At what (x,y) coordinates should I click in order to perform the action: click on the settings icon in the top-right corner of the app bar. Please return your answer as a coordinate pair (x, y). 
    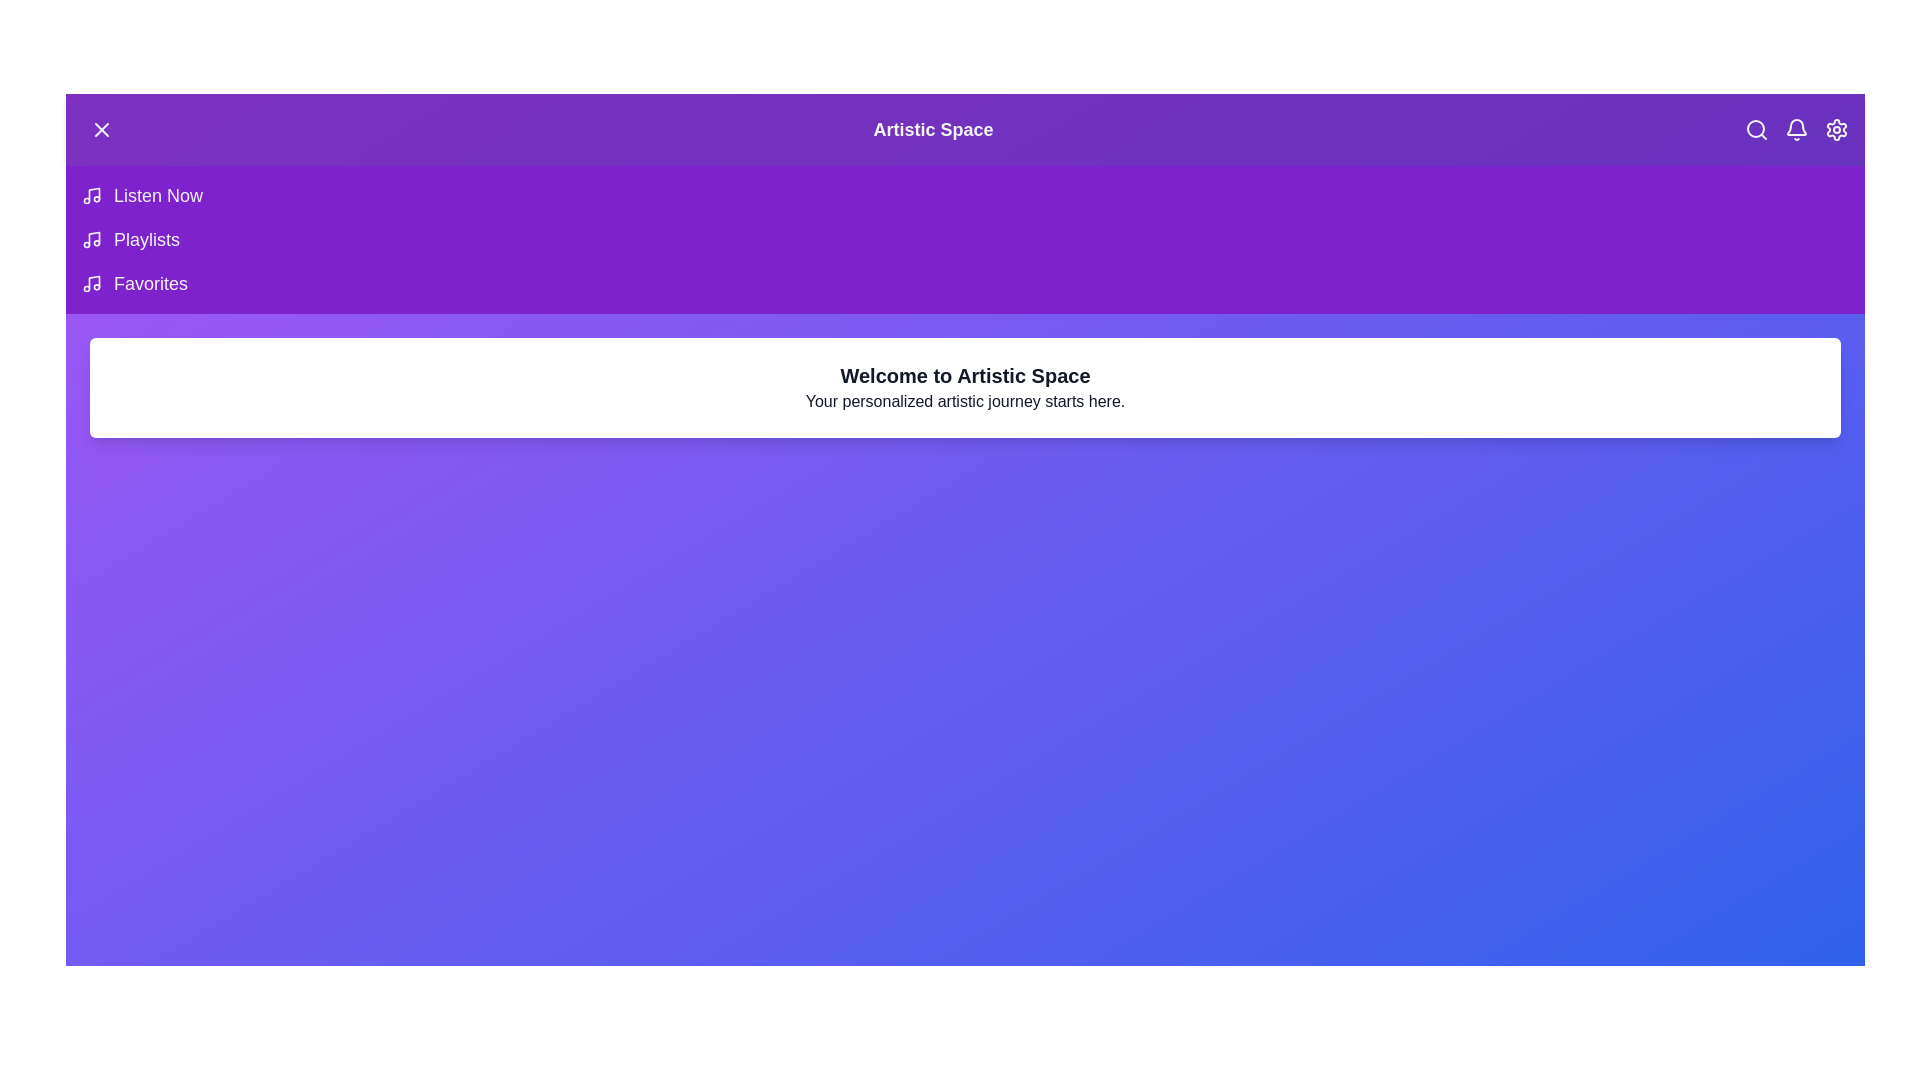
    Looking at the image, I should click on (1837, 130).